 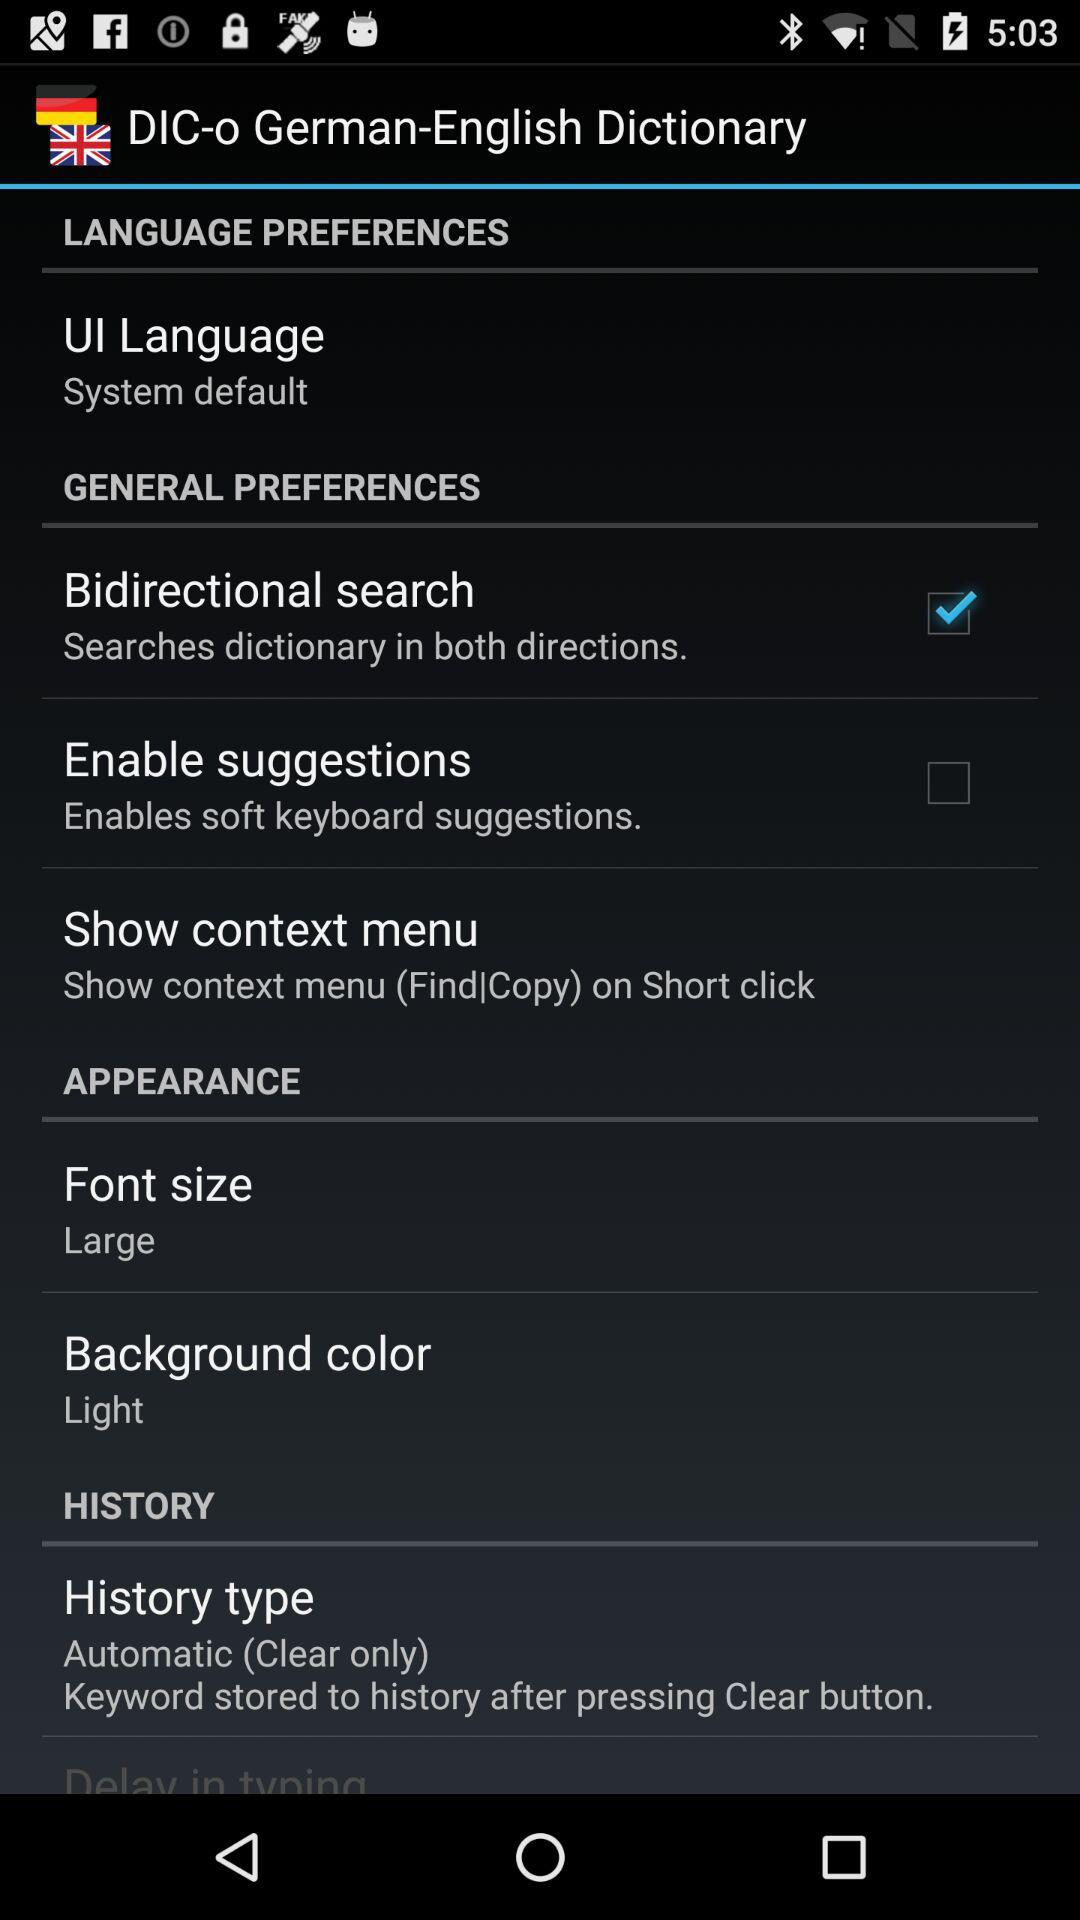 I want to click on icon above the large app, so click(x=156, y=1182).